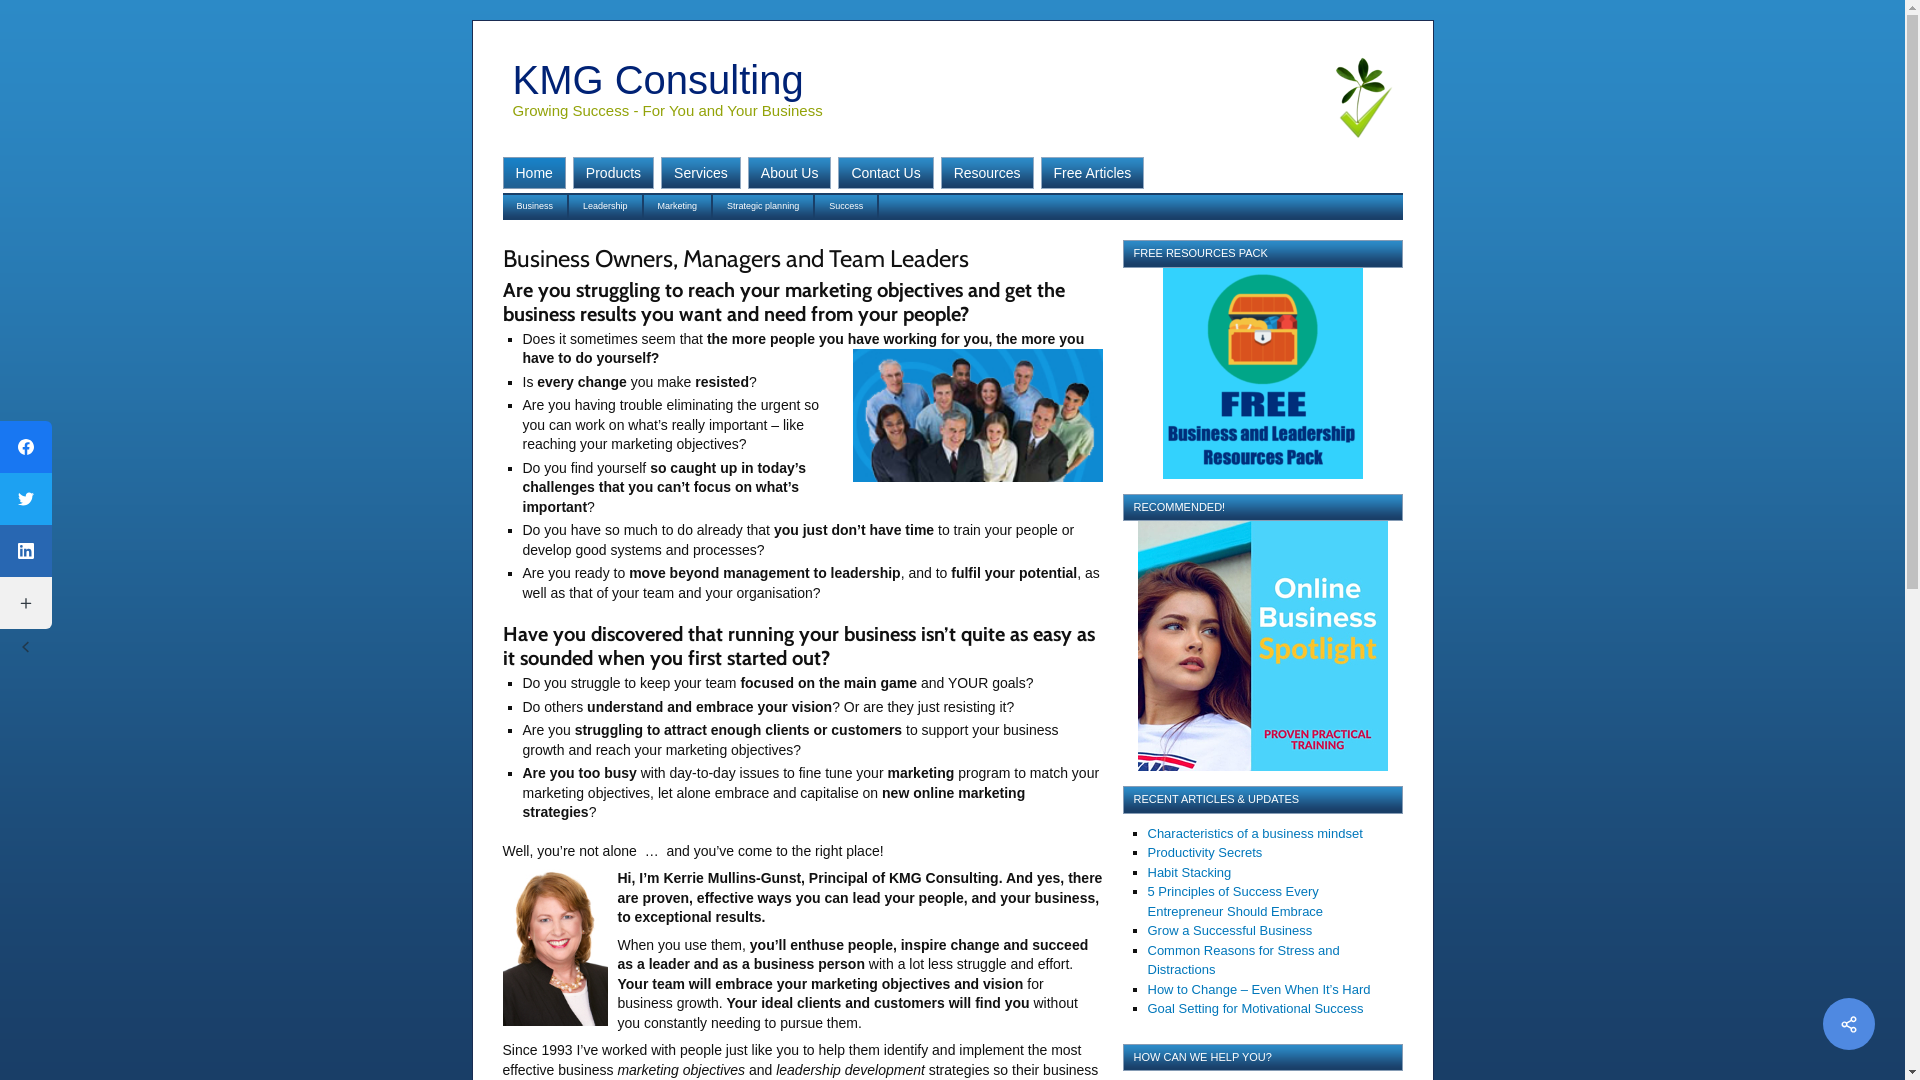 This screenshot has height=1080, width=1920. Describe the element at coordinates (1229, 930) in the screenshot. I see `'Grow a Successful Business'` at that location.